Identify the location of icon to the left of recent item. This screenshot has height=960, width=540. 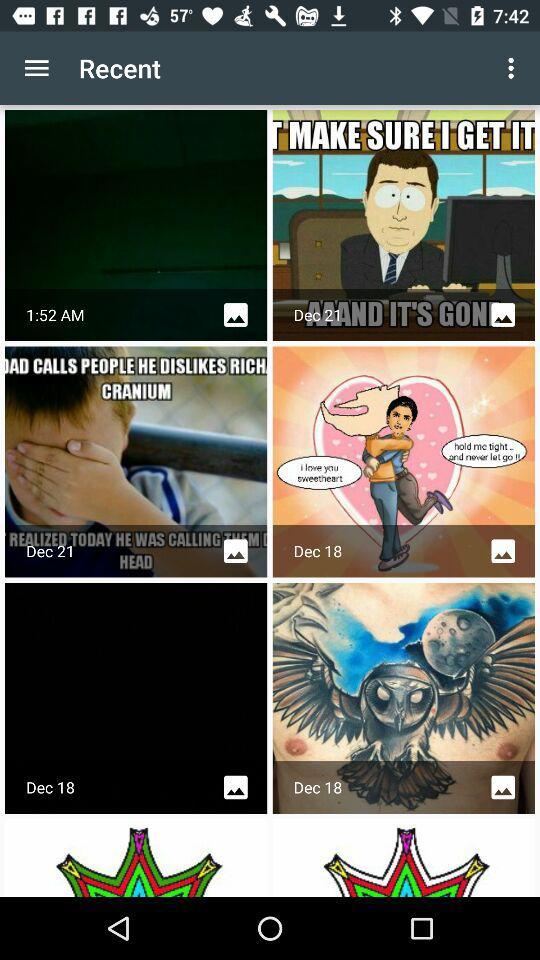
(36, 68).